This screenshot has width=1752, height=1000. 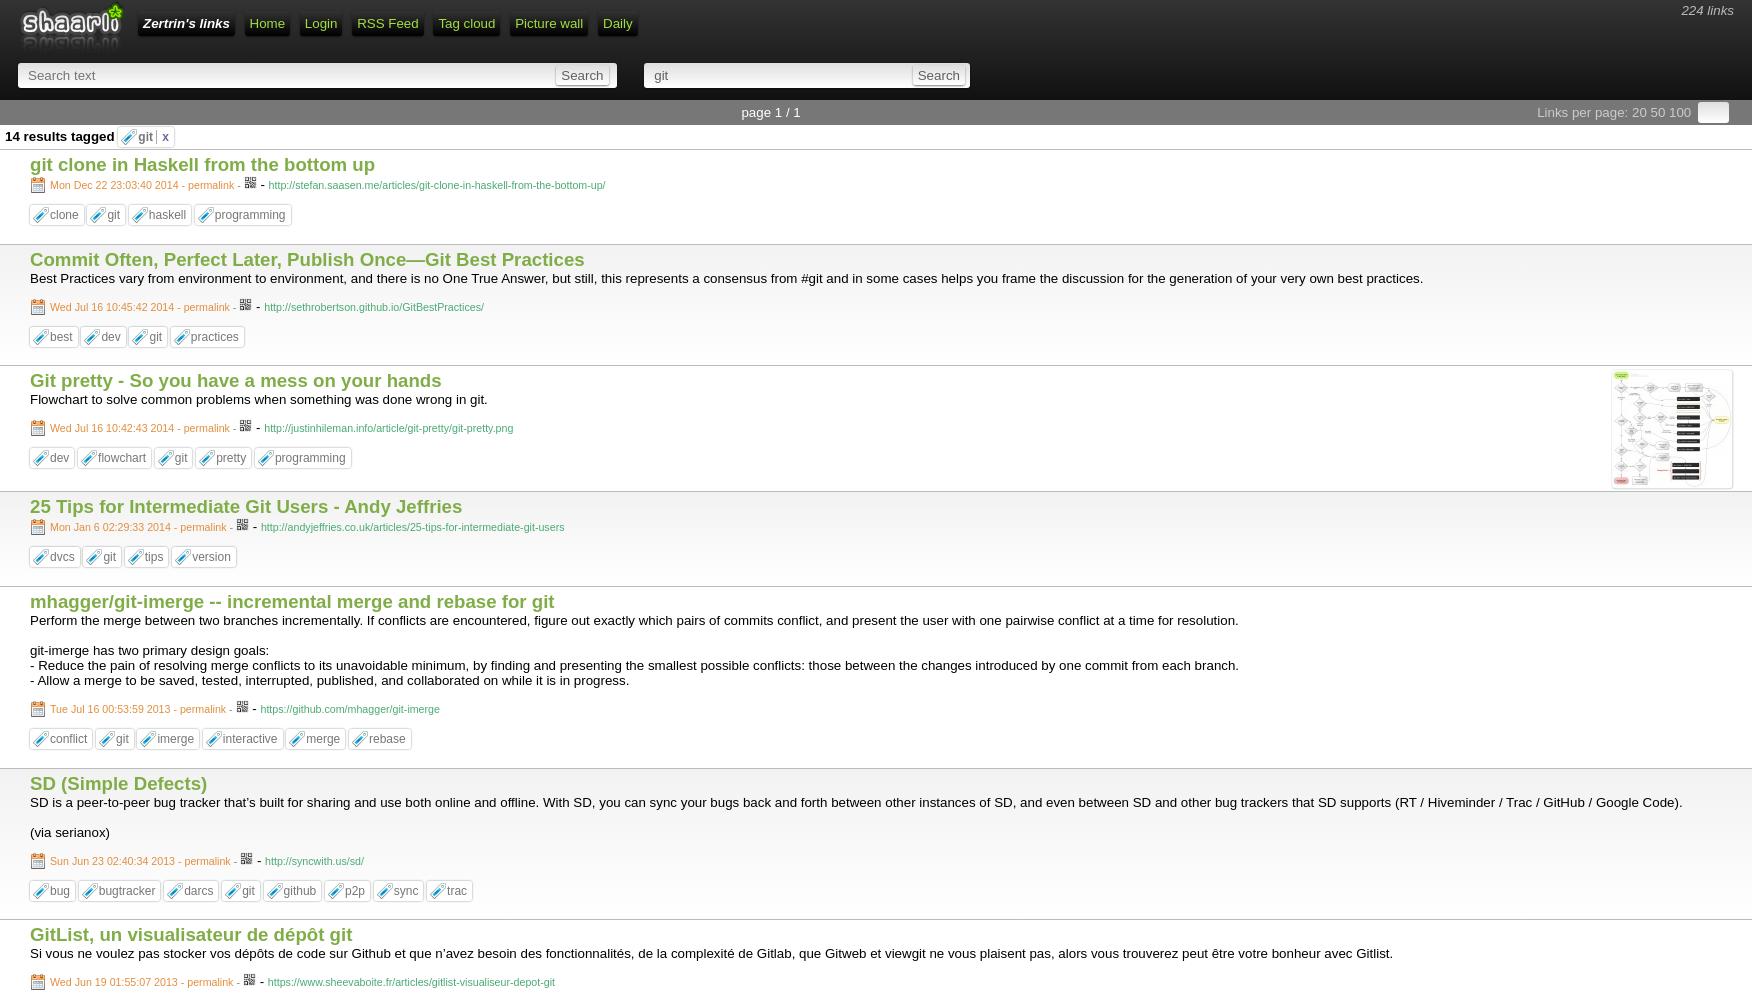 What do you see at coordinates (61, 136) in the screenshot?
I see `'14 results
            
            
                
                tagged'` at bounding box center [61, 136].